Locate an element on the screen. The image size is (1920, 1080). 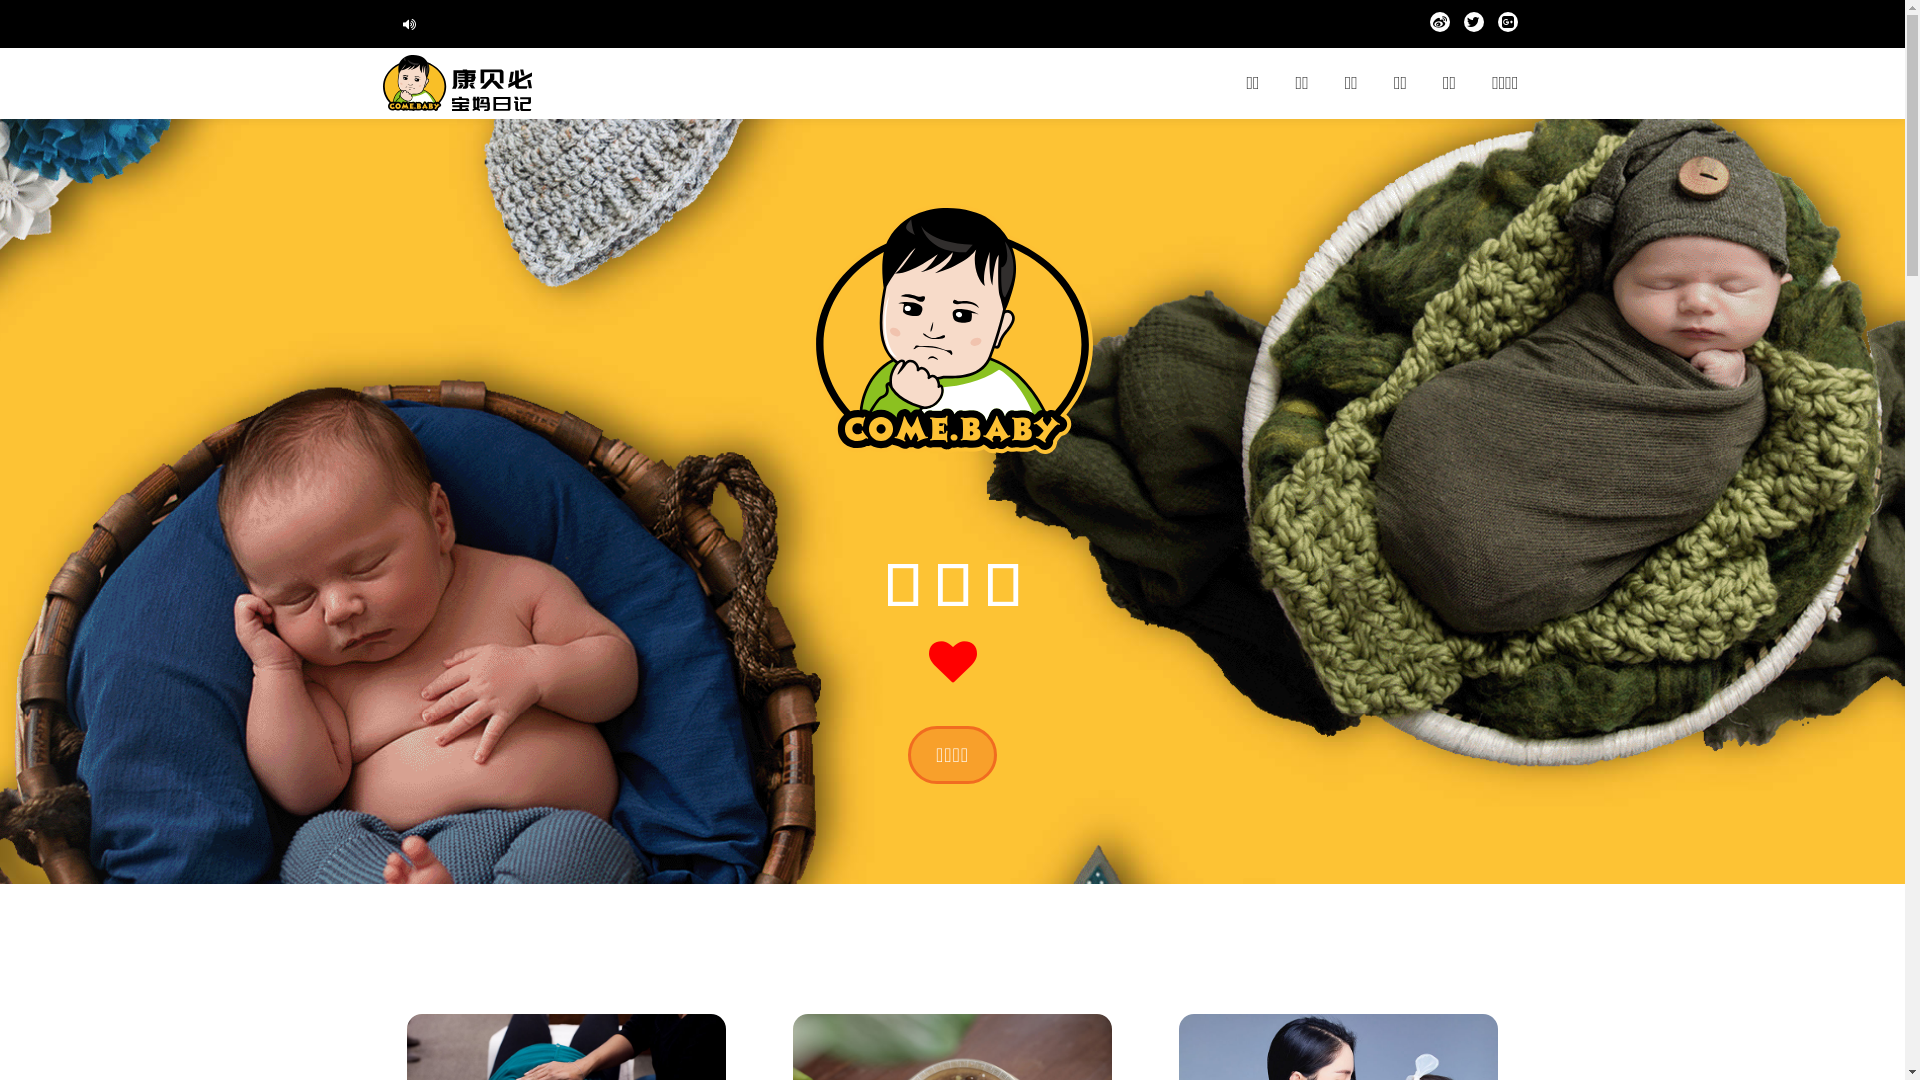
'fa-weibo' is located at coordinates (1429, 26).